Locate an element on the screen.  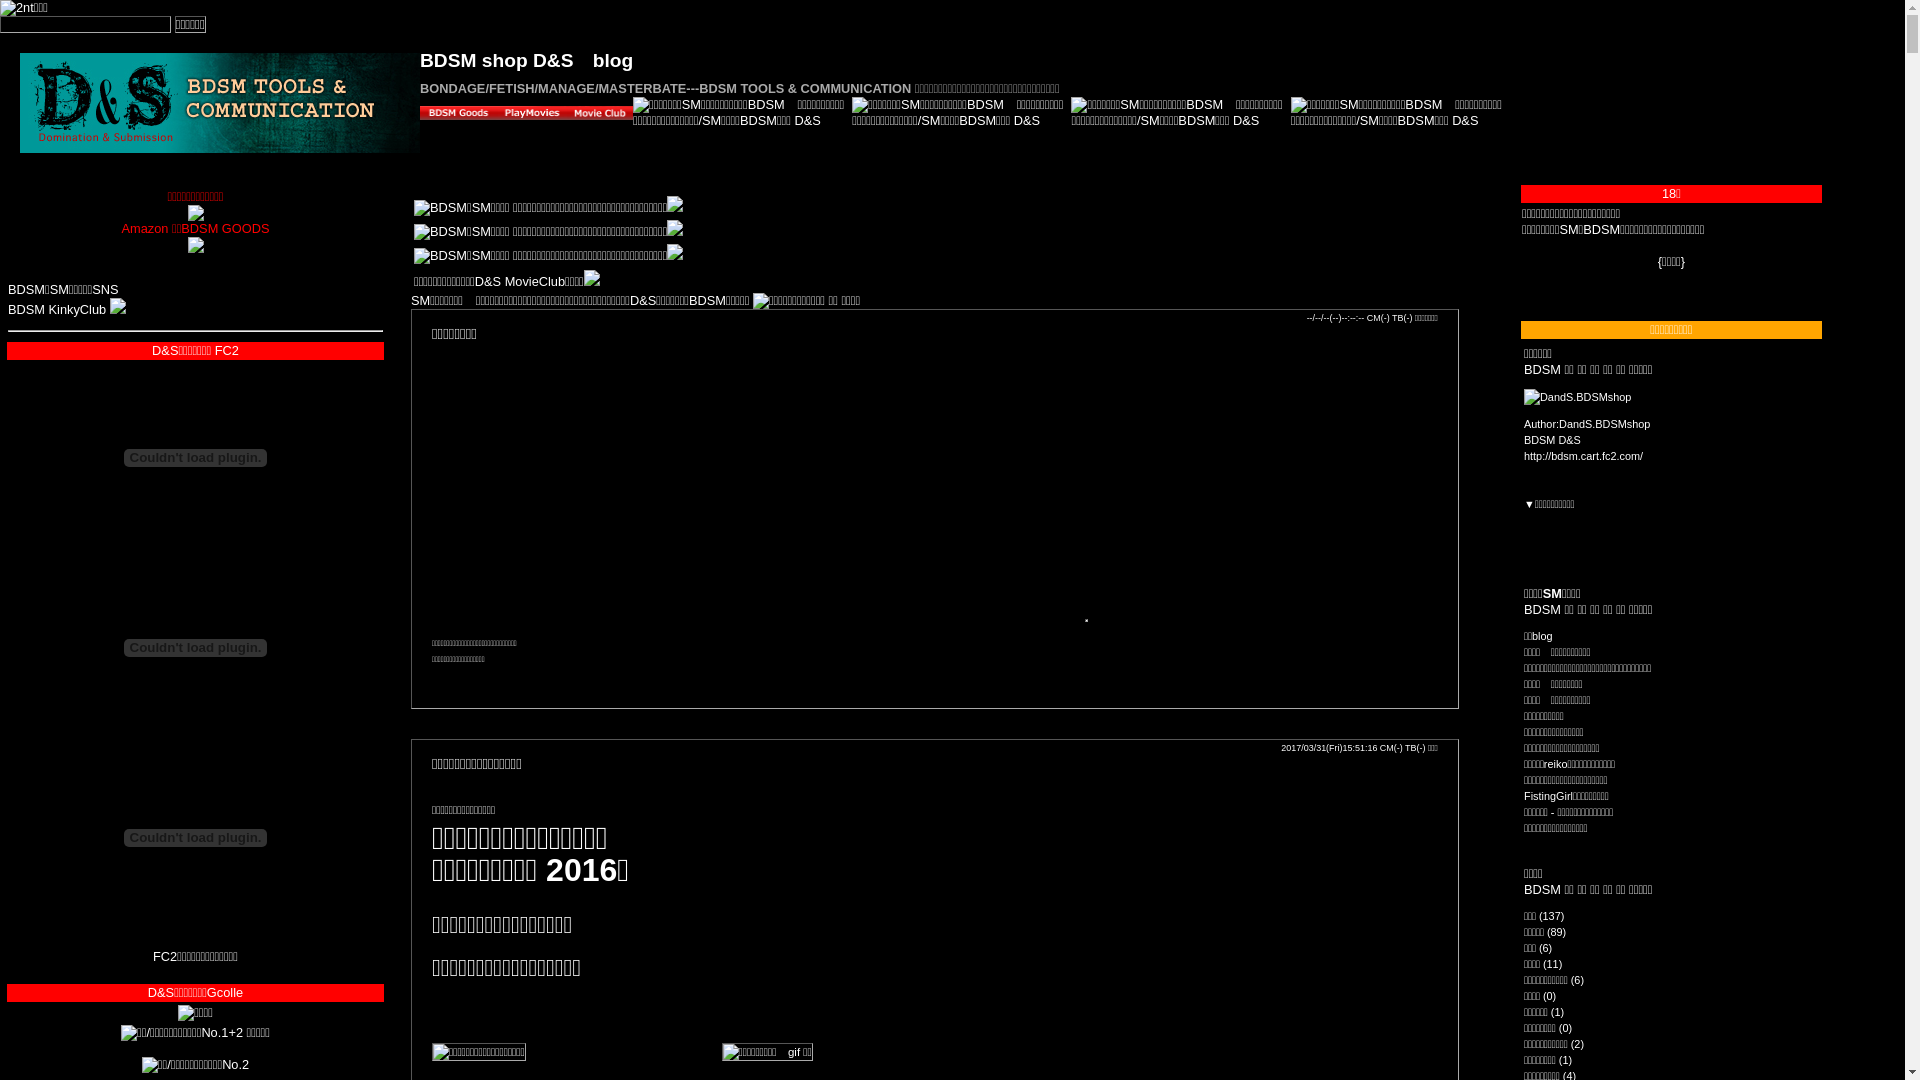
'http://bdsm.cart.fc2.com/' is located at coordinates (1522, 455).